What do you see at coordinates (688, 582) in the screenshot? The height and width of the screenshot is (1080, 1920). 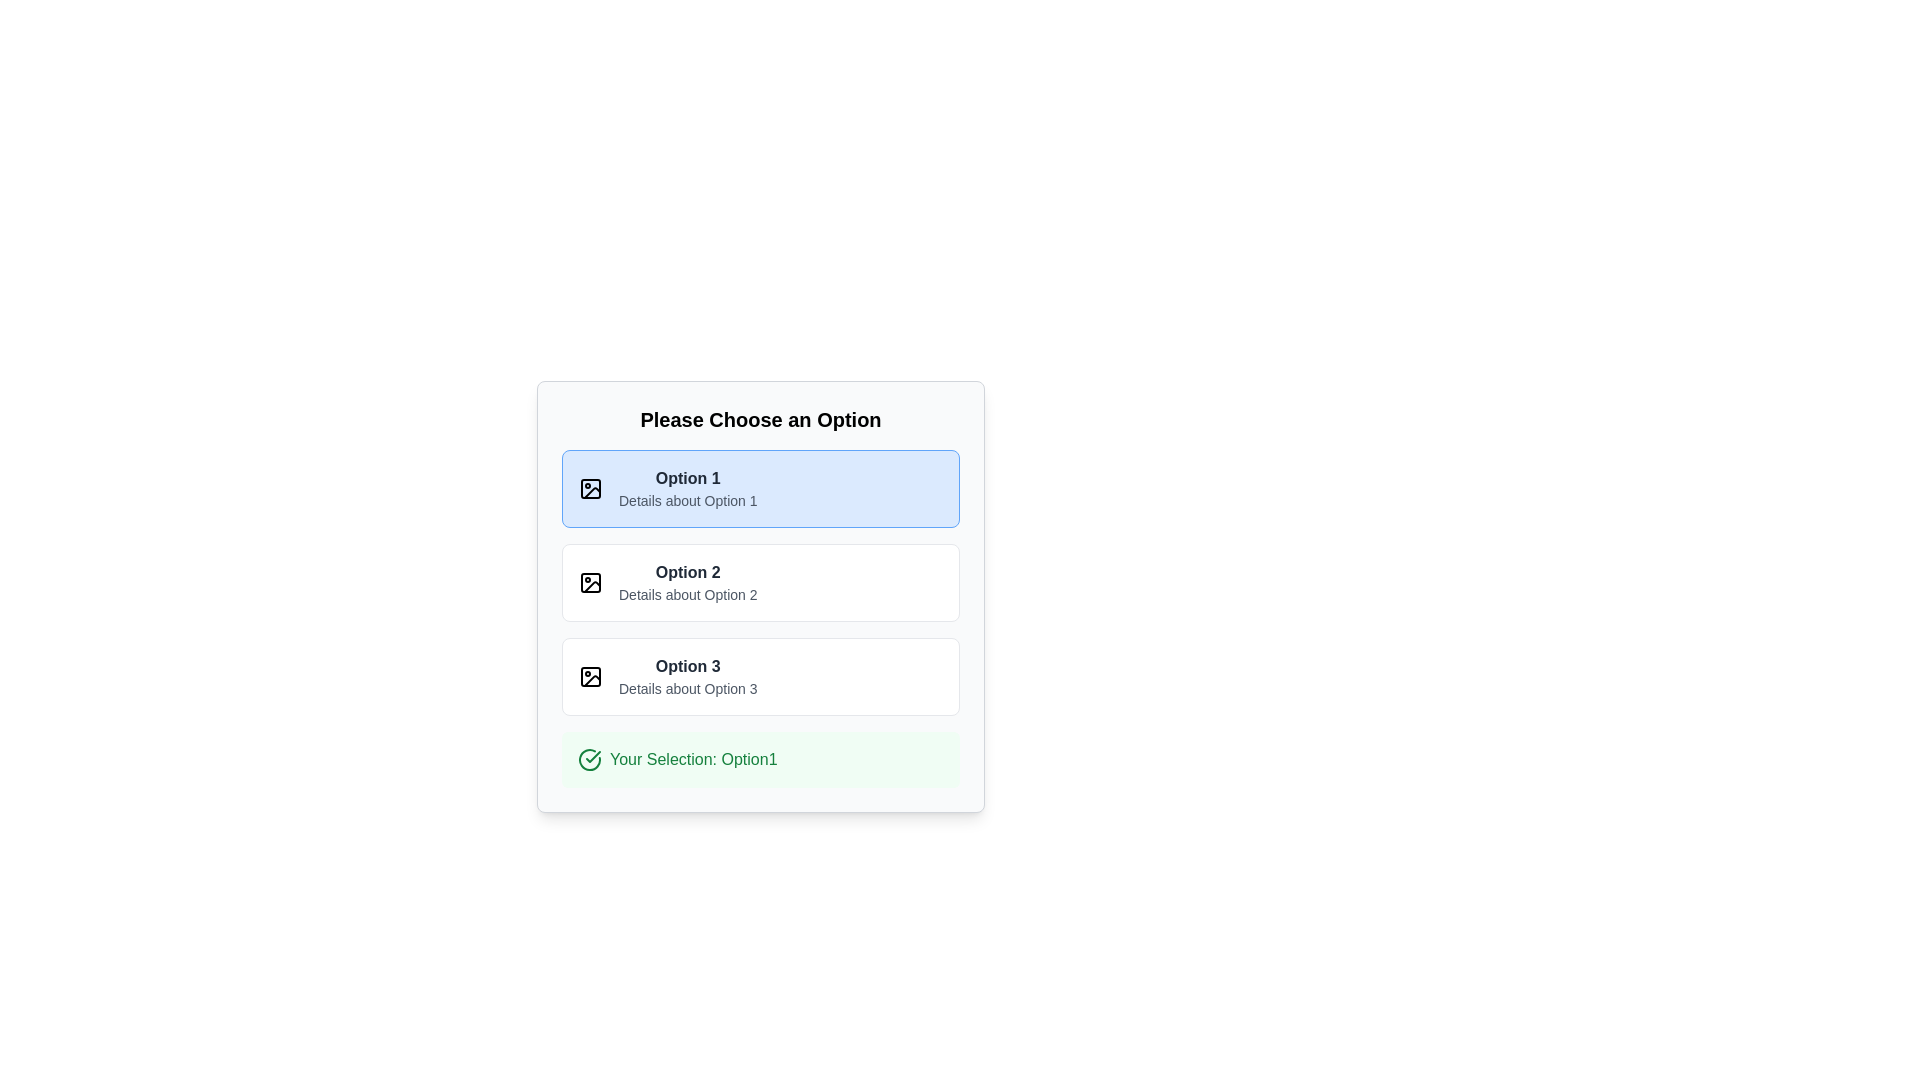 I see `the label or description text within the selectable card, located between 'Option 1' and 'Option 3'` at bounding box center [688, 582].